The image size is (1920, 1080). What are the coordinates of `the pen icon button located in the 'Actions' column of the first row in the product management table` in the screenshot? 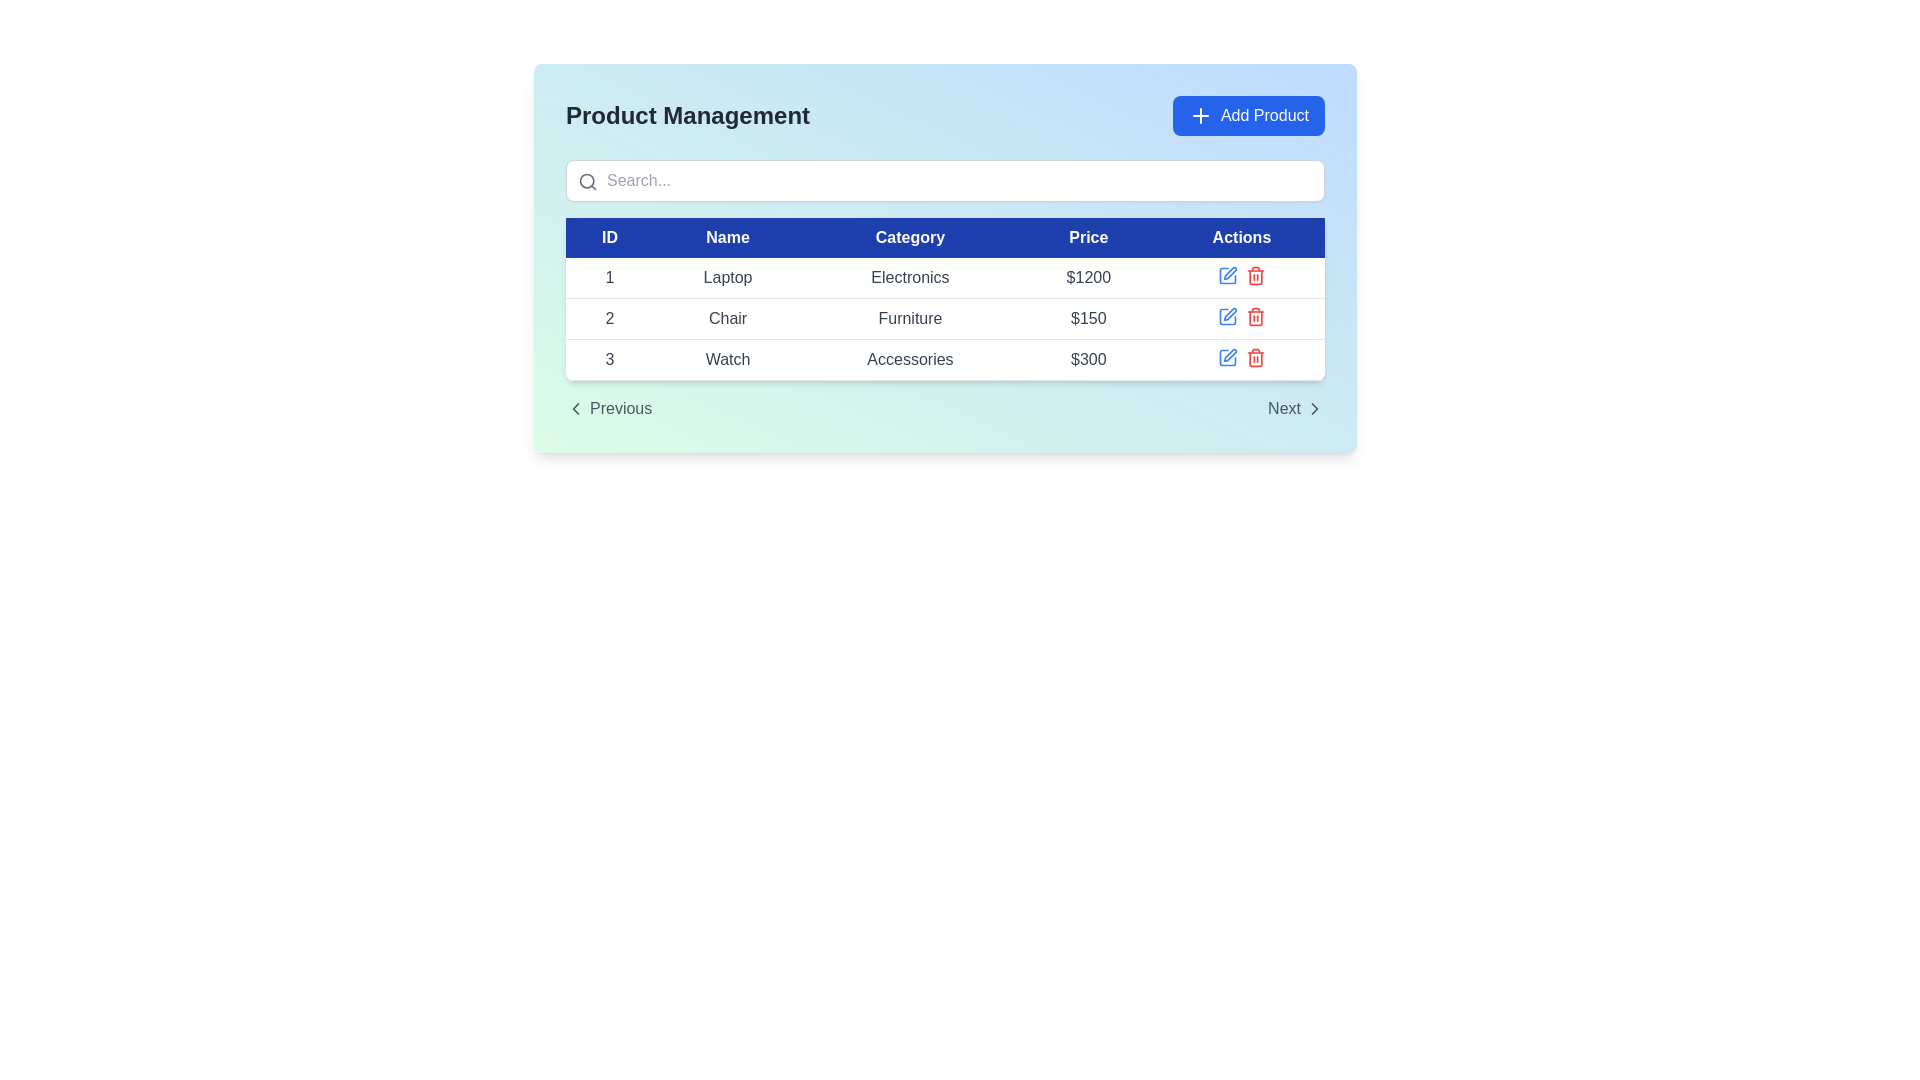 It's located at (1229, 273).